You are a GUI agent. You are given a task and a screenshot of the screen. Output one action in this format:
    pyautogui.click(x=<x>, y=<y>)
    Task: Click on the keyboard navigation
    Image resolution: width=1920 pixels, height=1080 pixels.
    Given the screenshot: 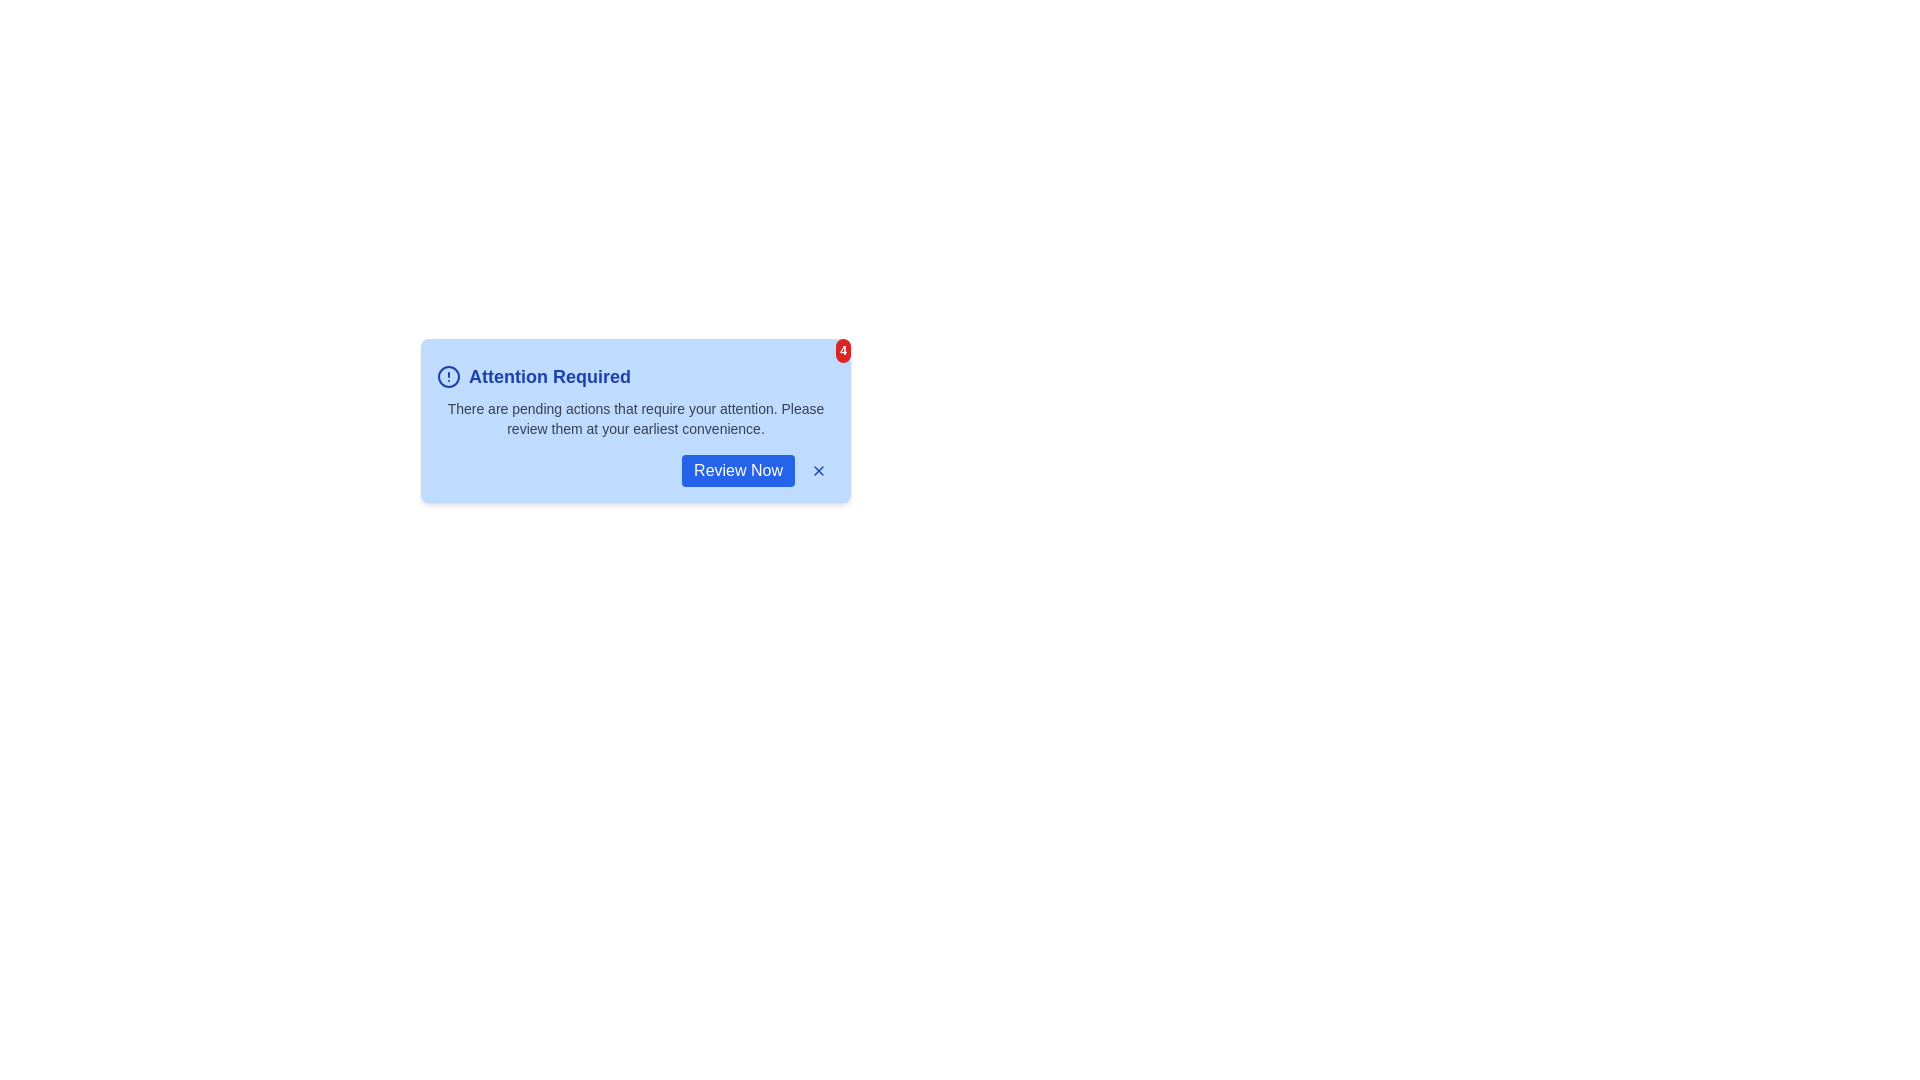 What is the action you would take?
    pyautogui.click(x=737, y=470)
    